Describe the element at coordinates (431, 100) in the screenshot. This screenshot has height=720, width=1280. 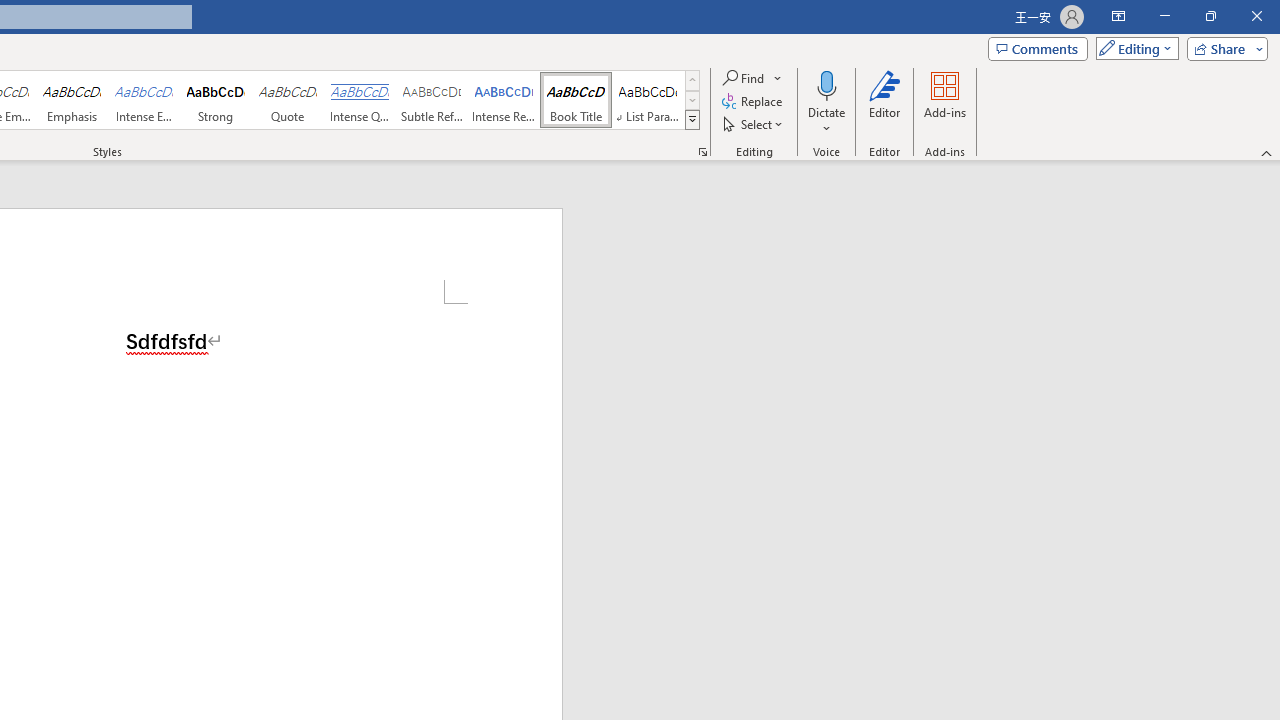
I see `'Subtle Reference'` at that location.